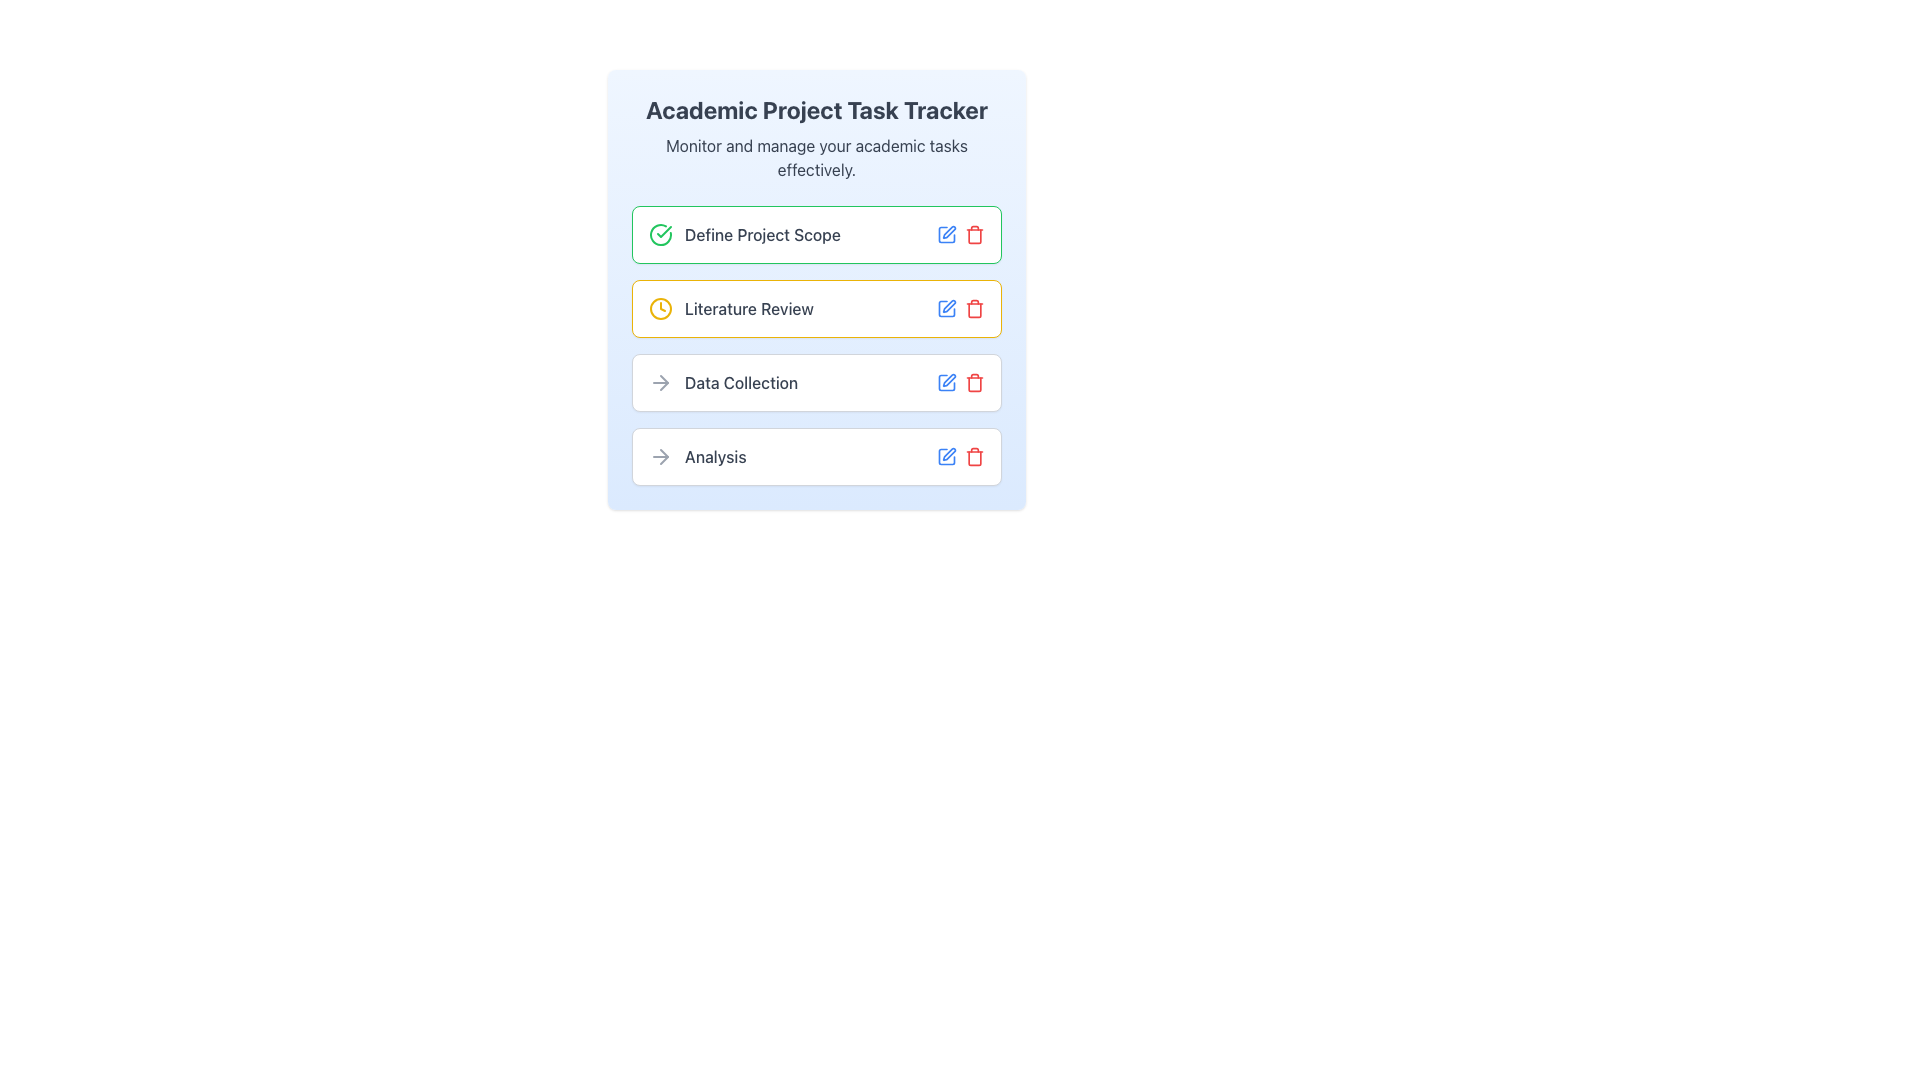  I want to click on the delete icon button located at the right end of the 'Data Collection' task row, so click(960, 382).